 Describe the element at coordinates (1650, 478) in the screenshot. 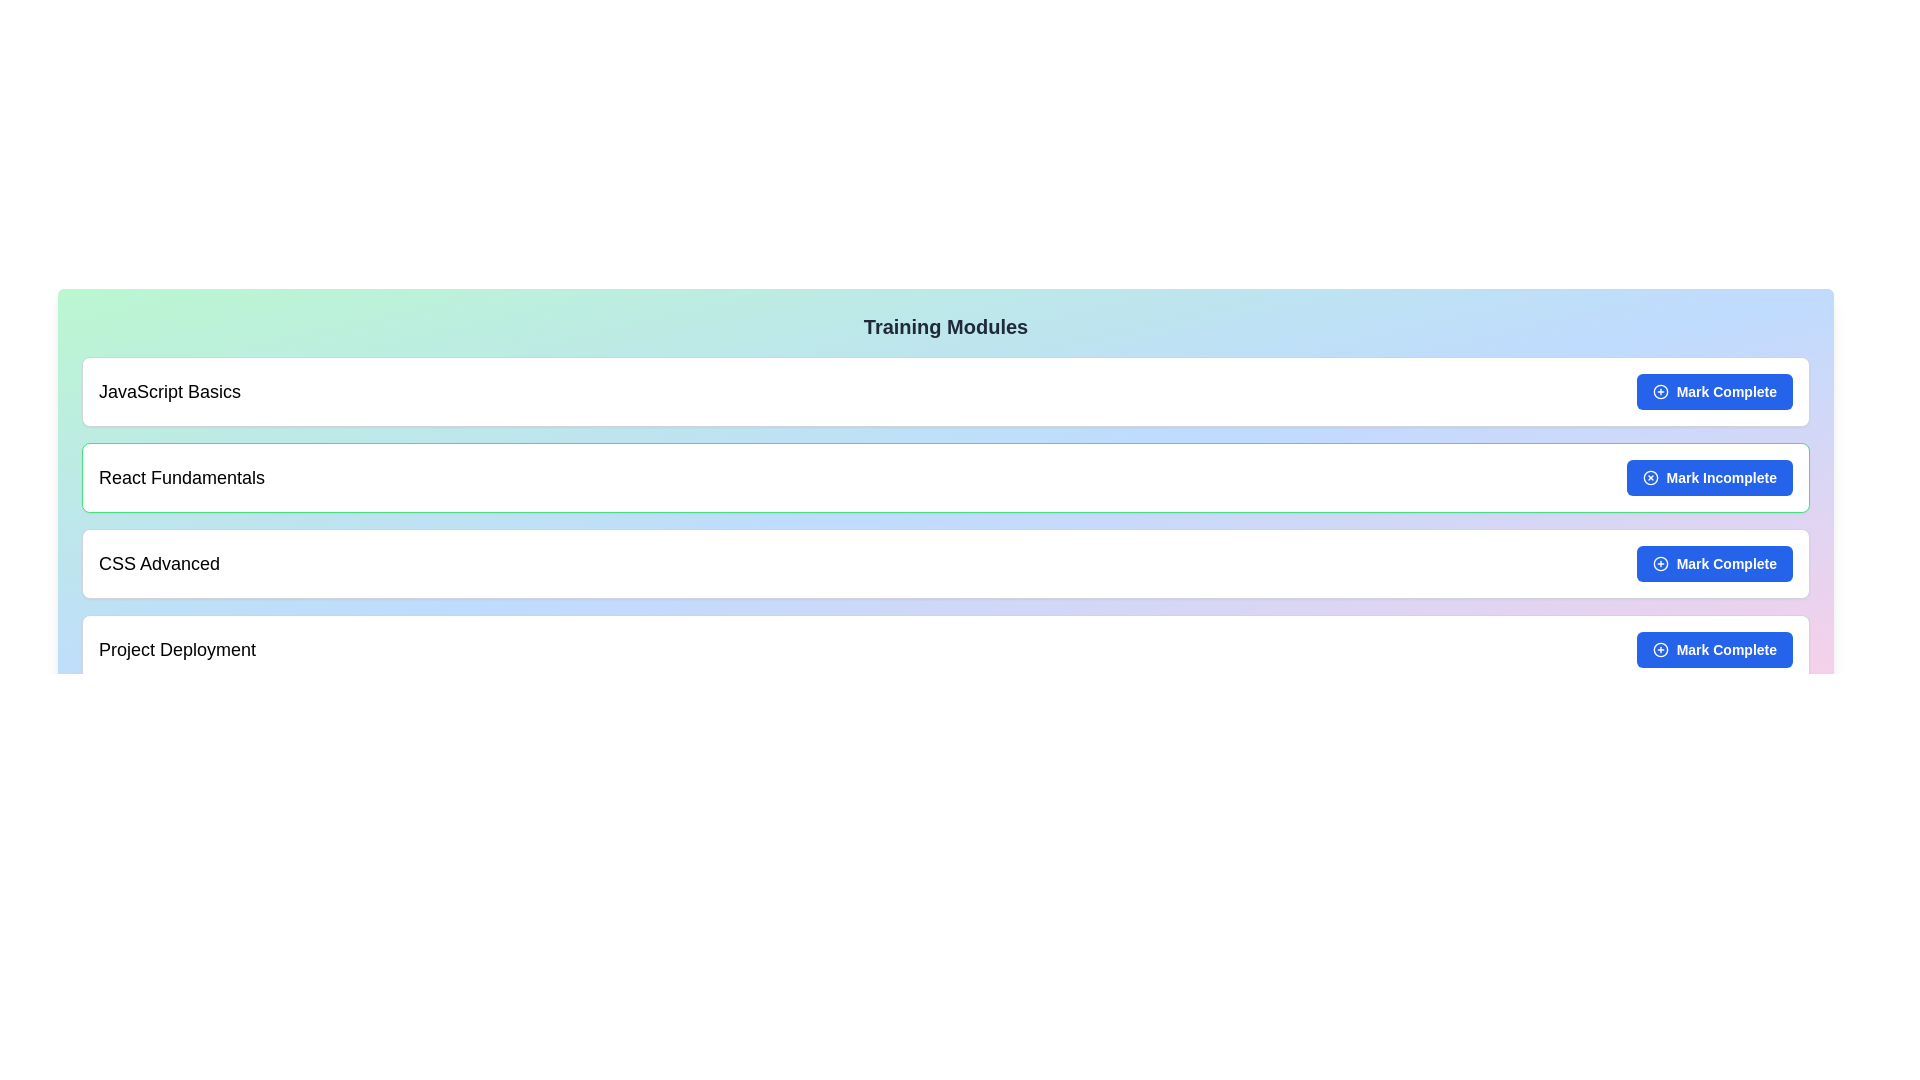

I see `the decorative 'Mark Incomplete' icon, which is an 'X' symbol located on the left side of the button's text label in the second row of training modules` at that location.